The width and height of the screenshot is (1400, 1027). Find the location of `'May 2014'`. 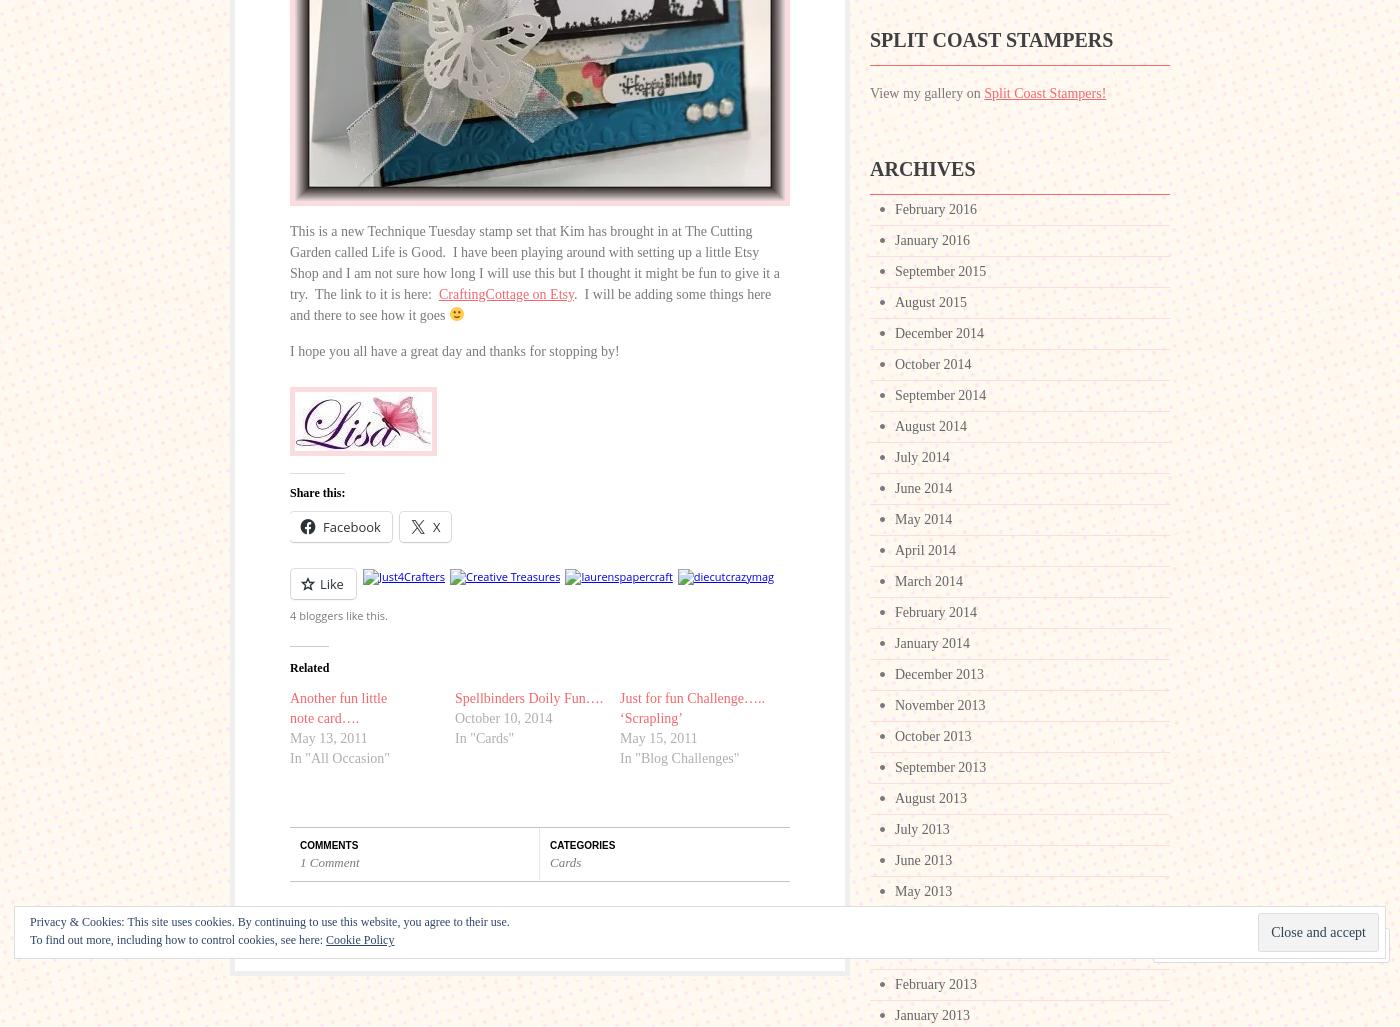

'May 2014' is located at coordinates (923, 518).